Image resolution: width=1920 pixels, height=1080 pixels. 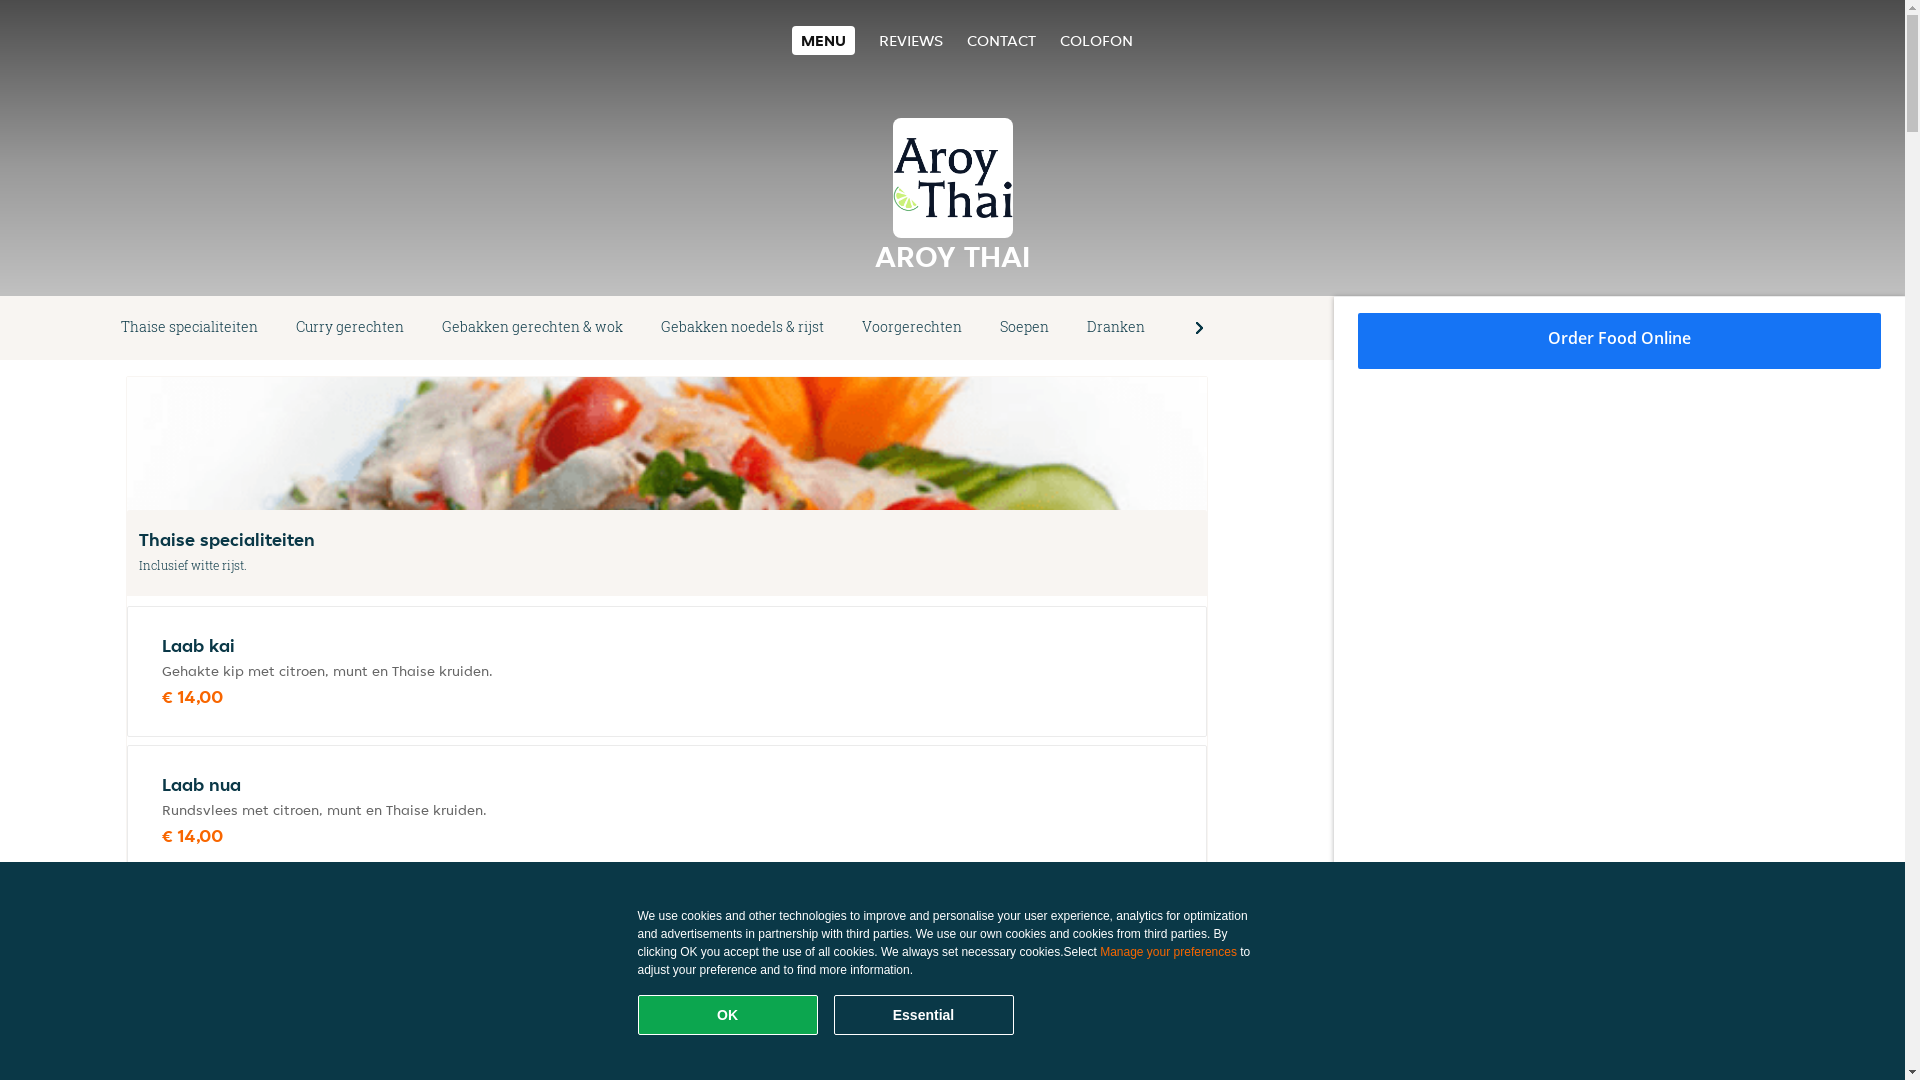 I want to click on 'Thaise specialiteiten', so click(x=100, y=326).